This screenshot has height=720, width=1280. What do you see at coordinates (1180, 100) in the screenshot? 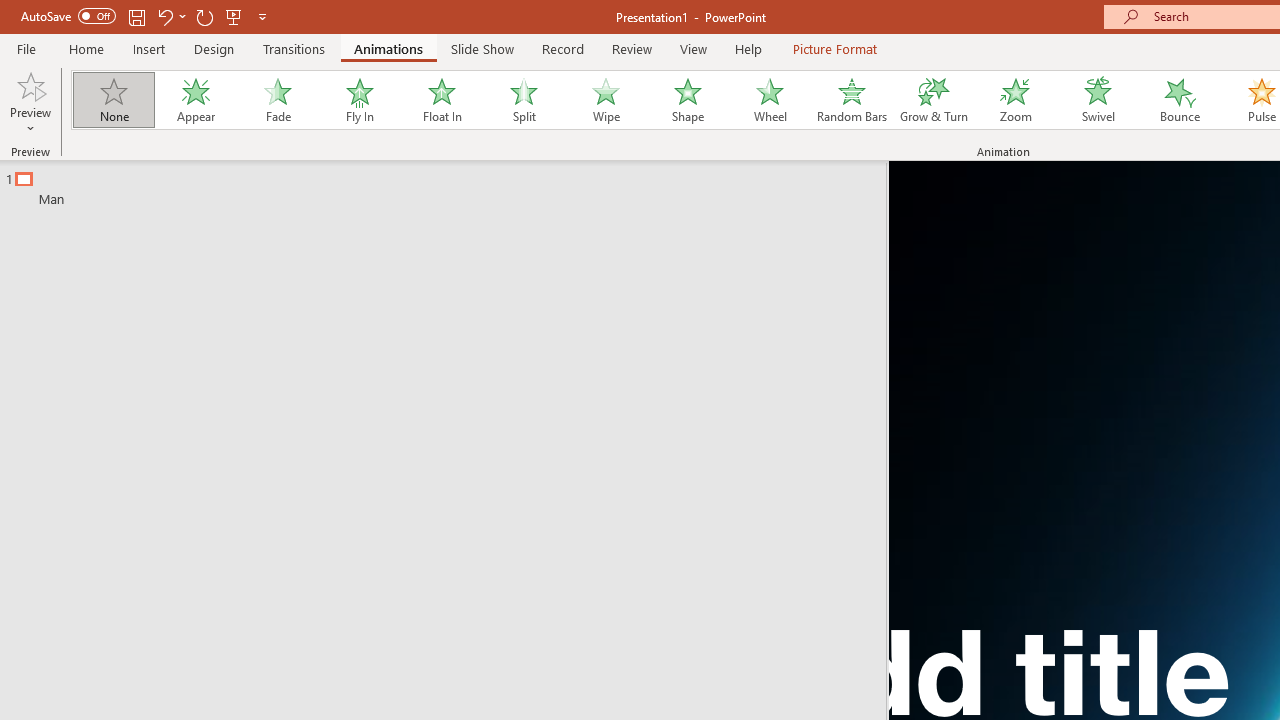
I see `'Bounce'` at bounding box center [1180, 100].